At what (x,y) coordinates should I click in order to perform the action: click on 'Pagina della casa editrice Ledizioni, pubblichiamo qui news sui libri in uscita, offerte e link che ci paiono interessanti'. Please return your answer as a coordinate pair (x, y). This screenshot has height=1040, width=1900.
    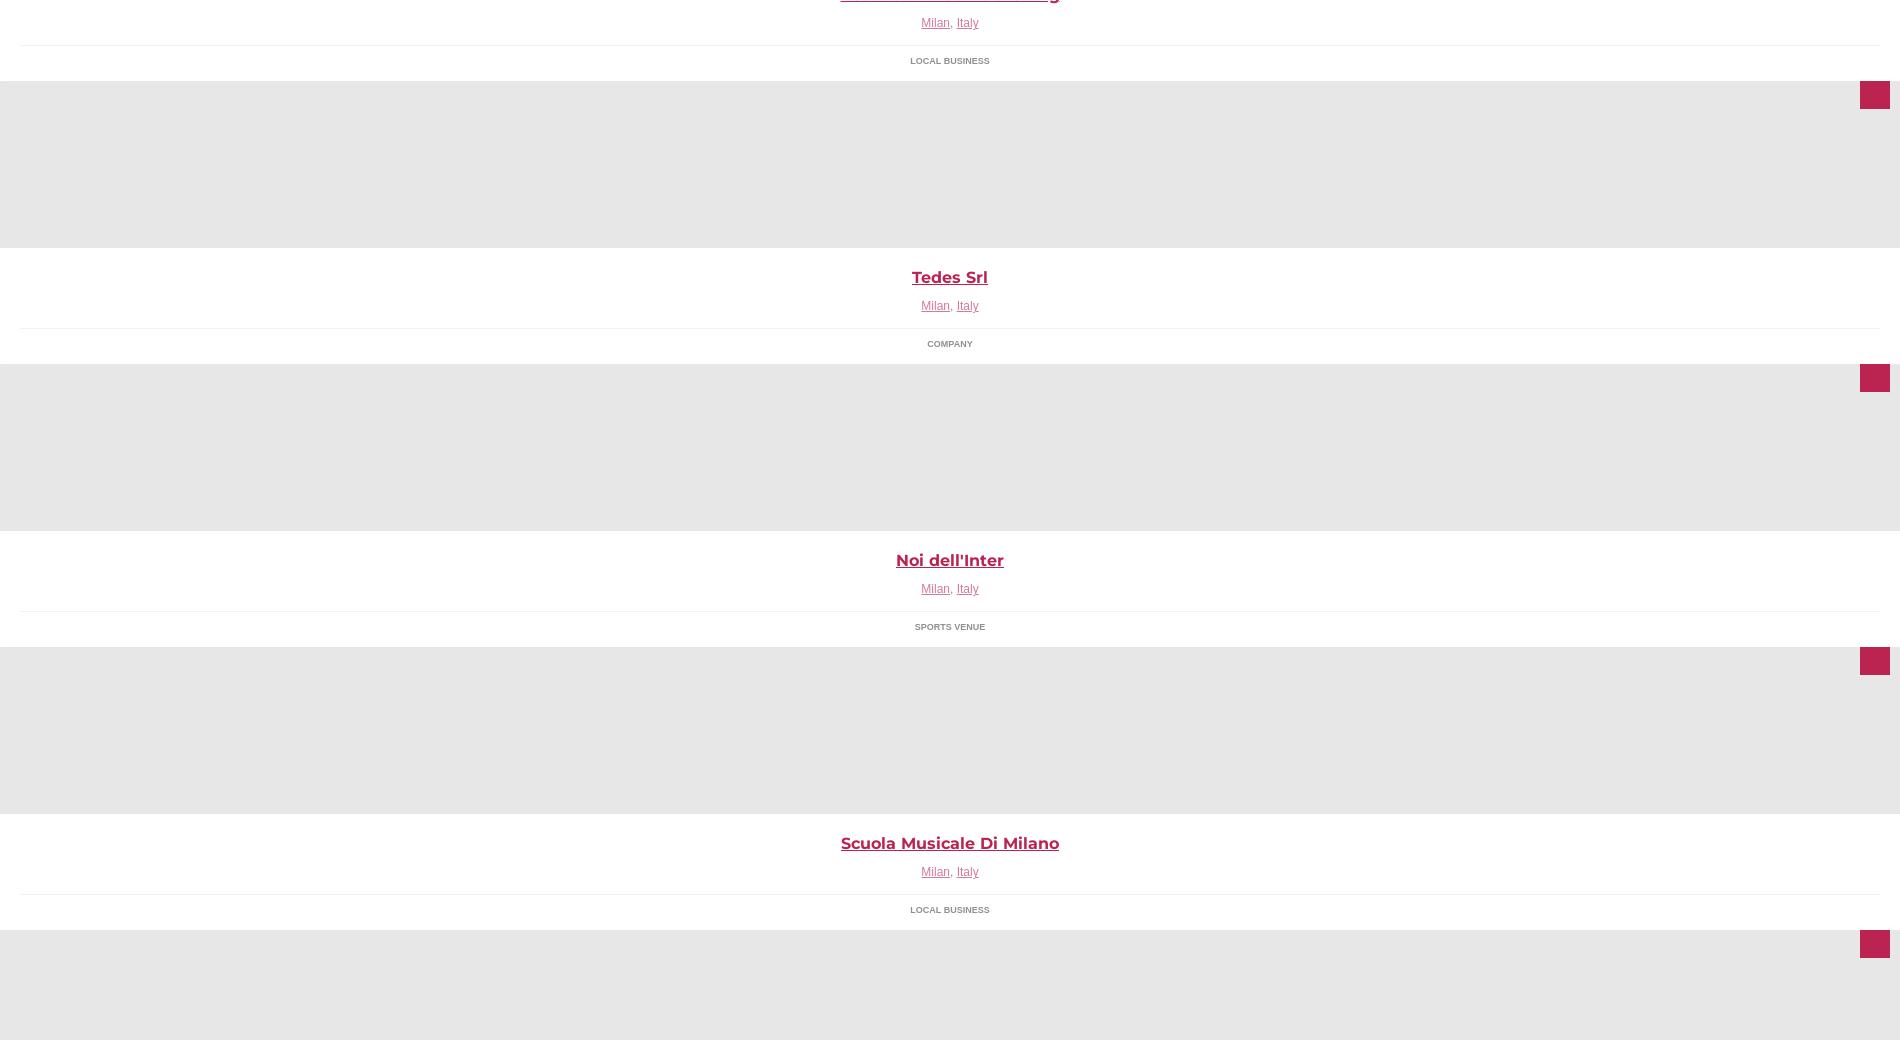
    Looking at the image, I should click on (345, 782).